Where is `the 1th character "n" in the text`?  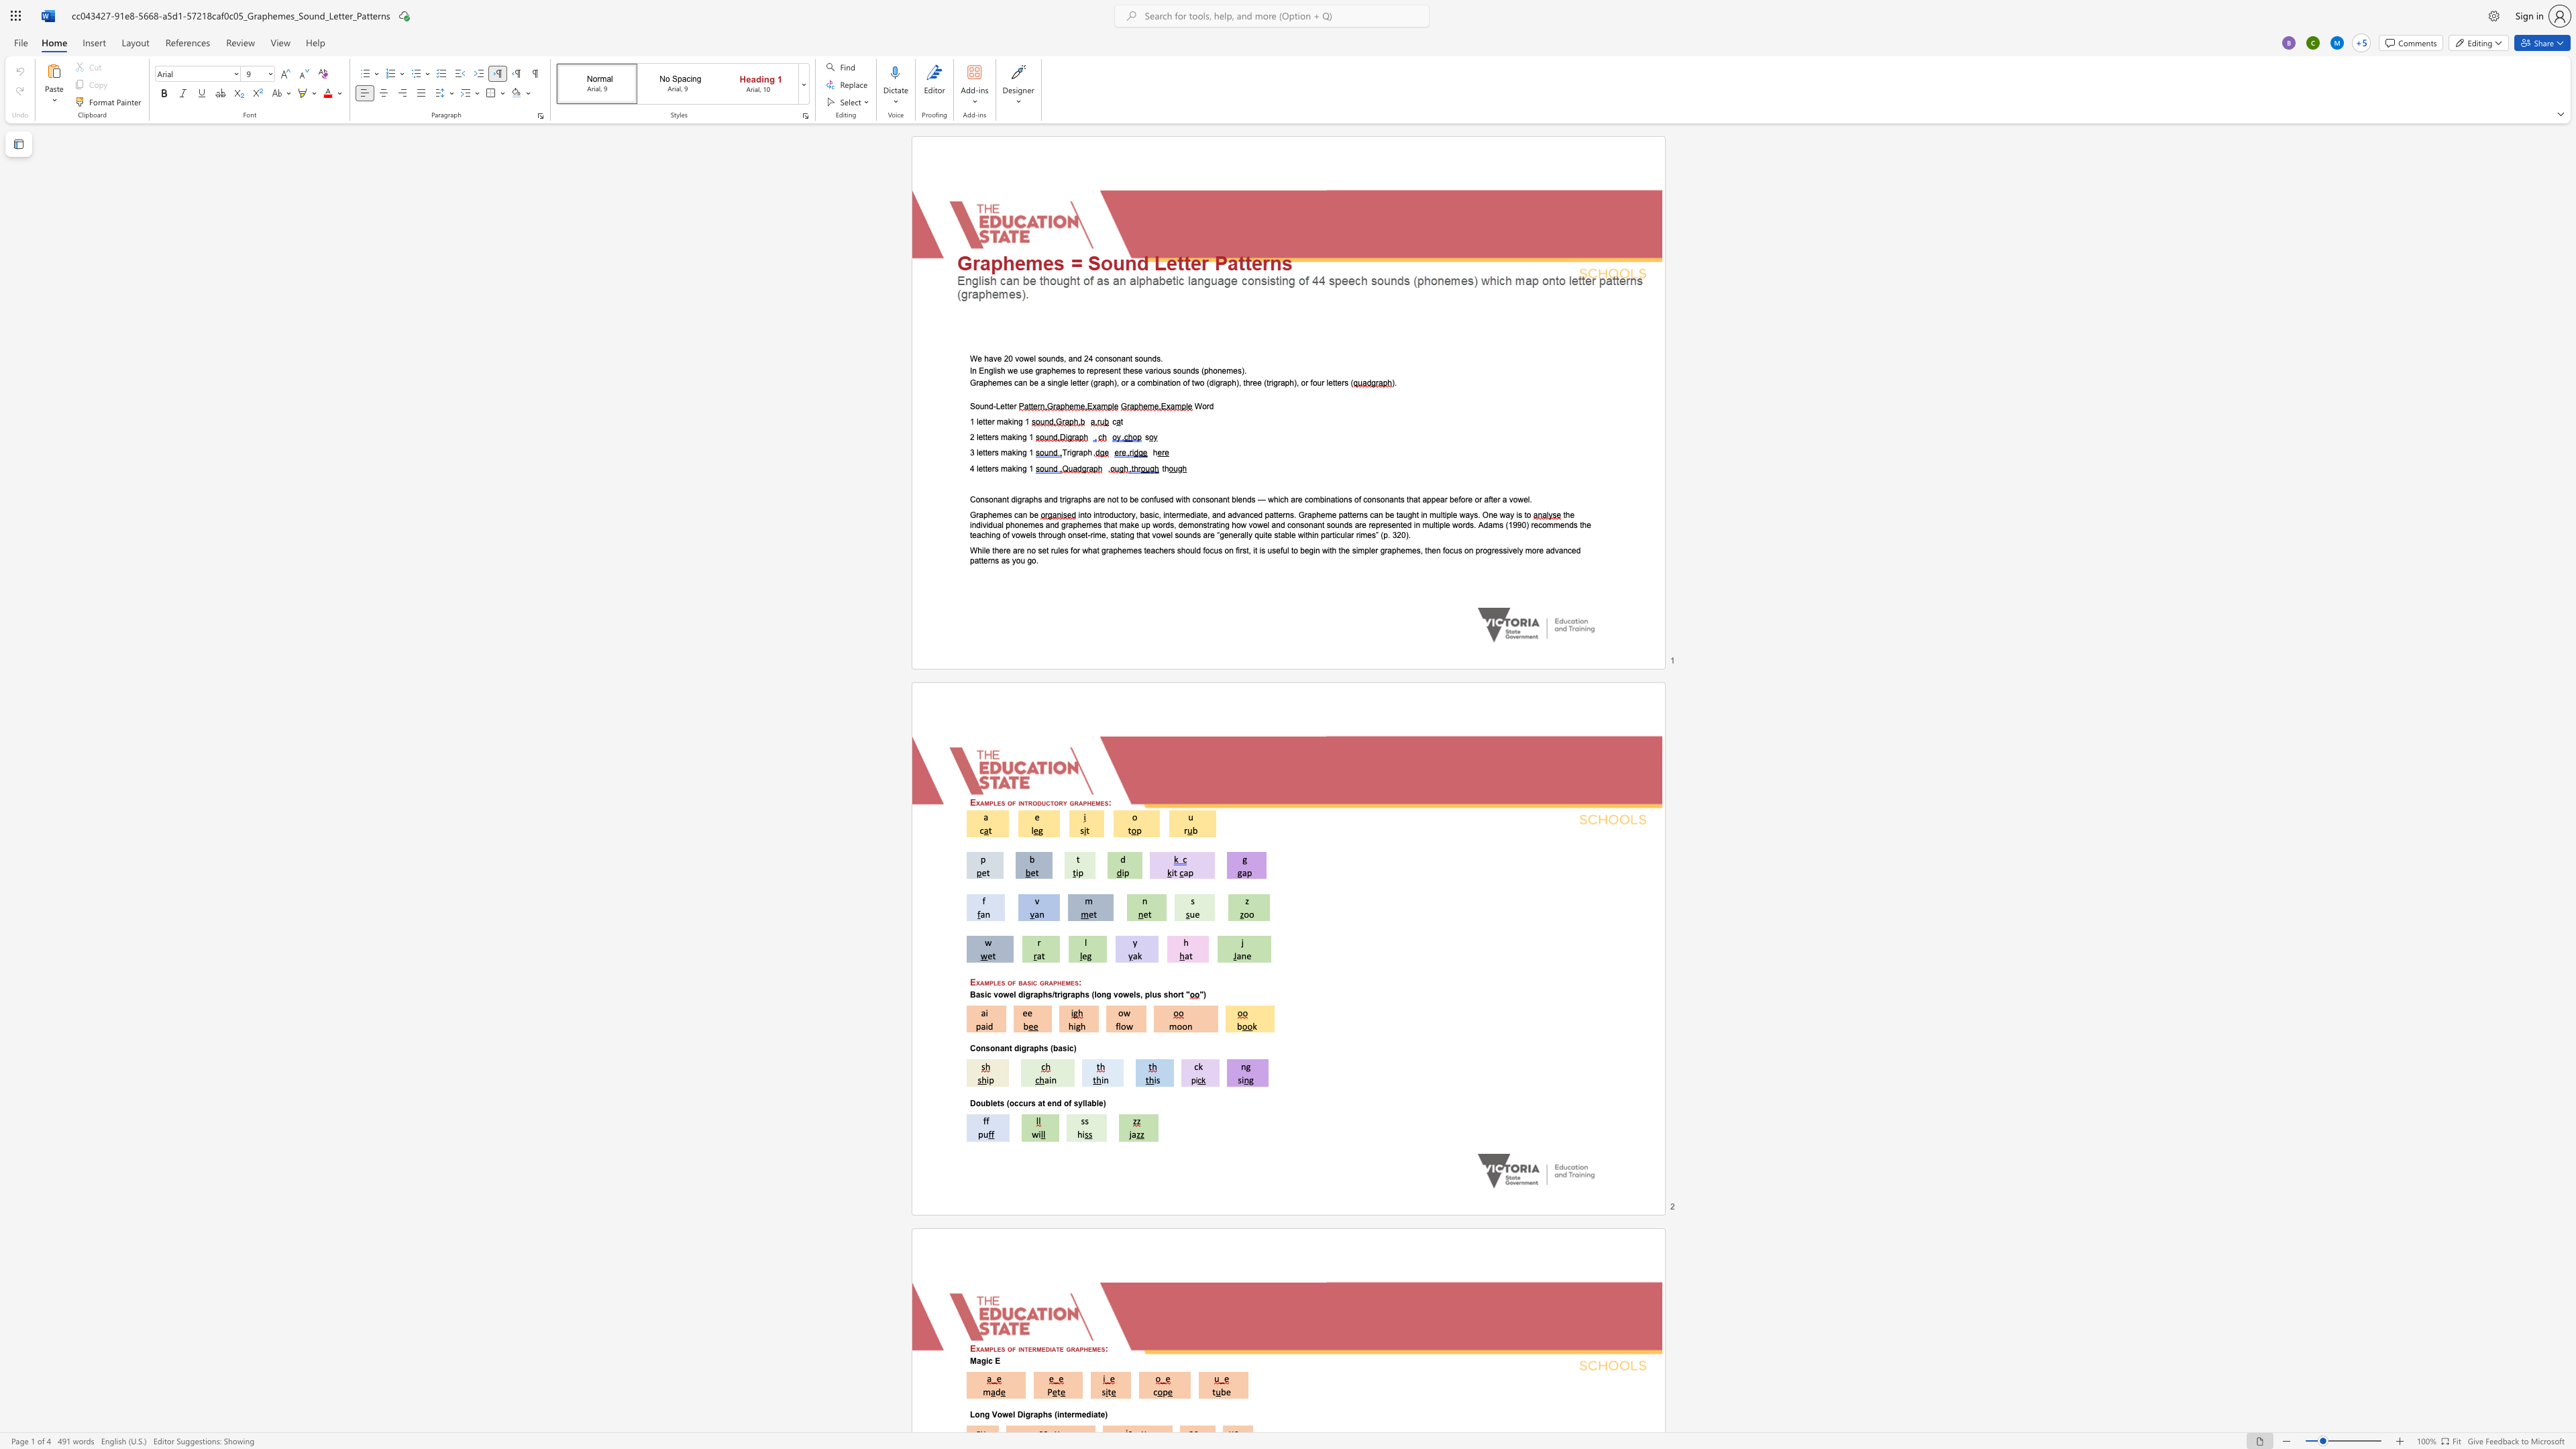 the 1th character "n" in the text is located at coordinates (1024, 513).